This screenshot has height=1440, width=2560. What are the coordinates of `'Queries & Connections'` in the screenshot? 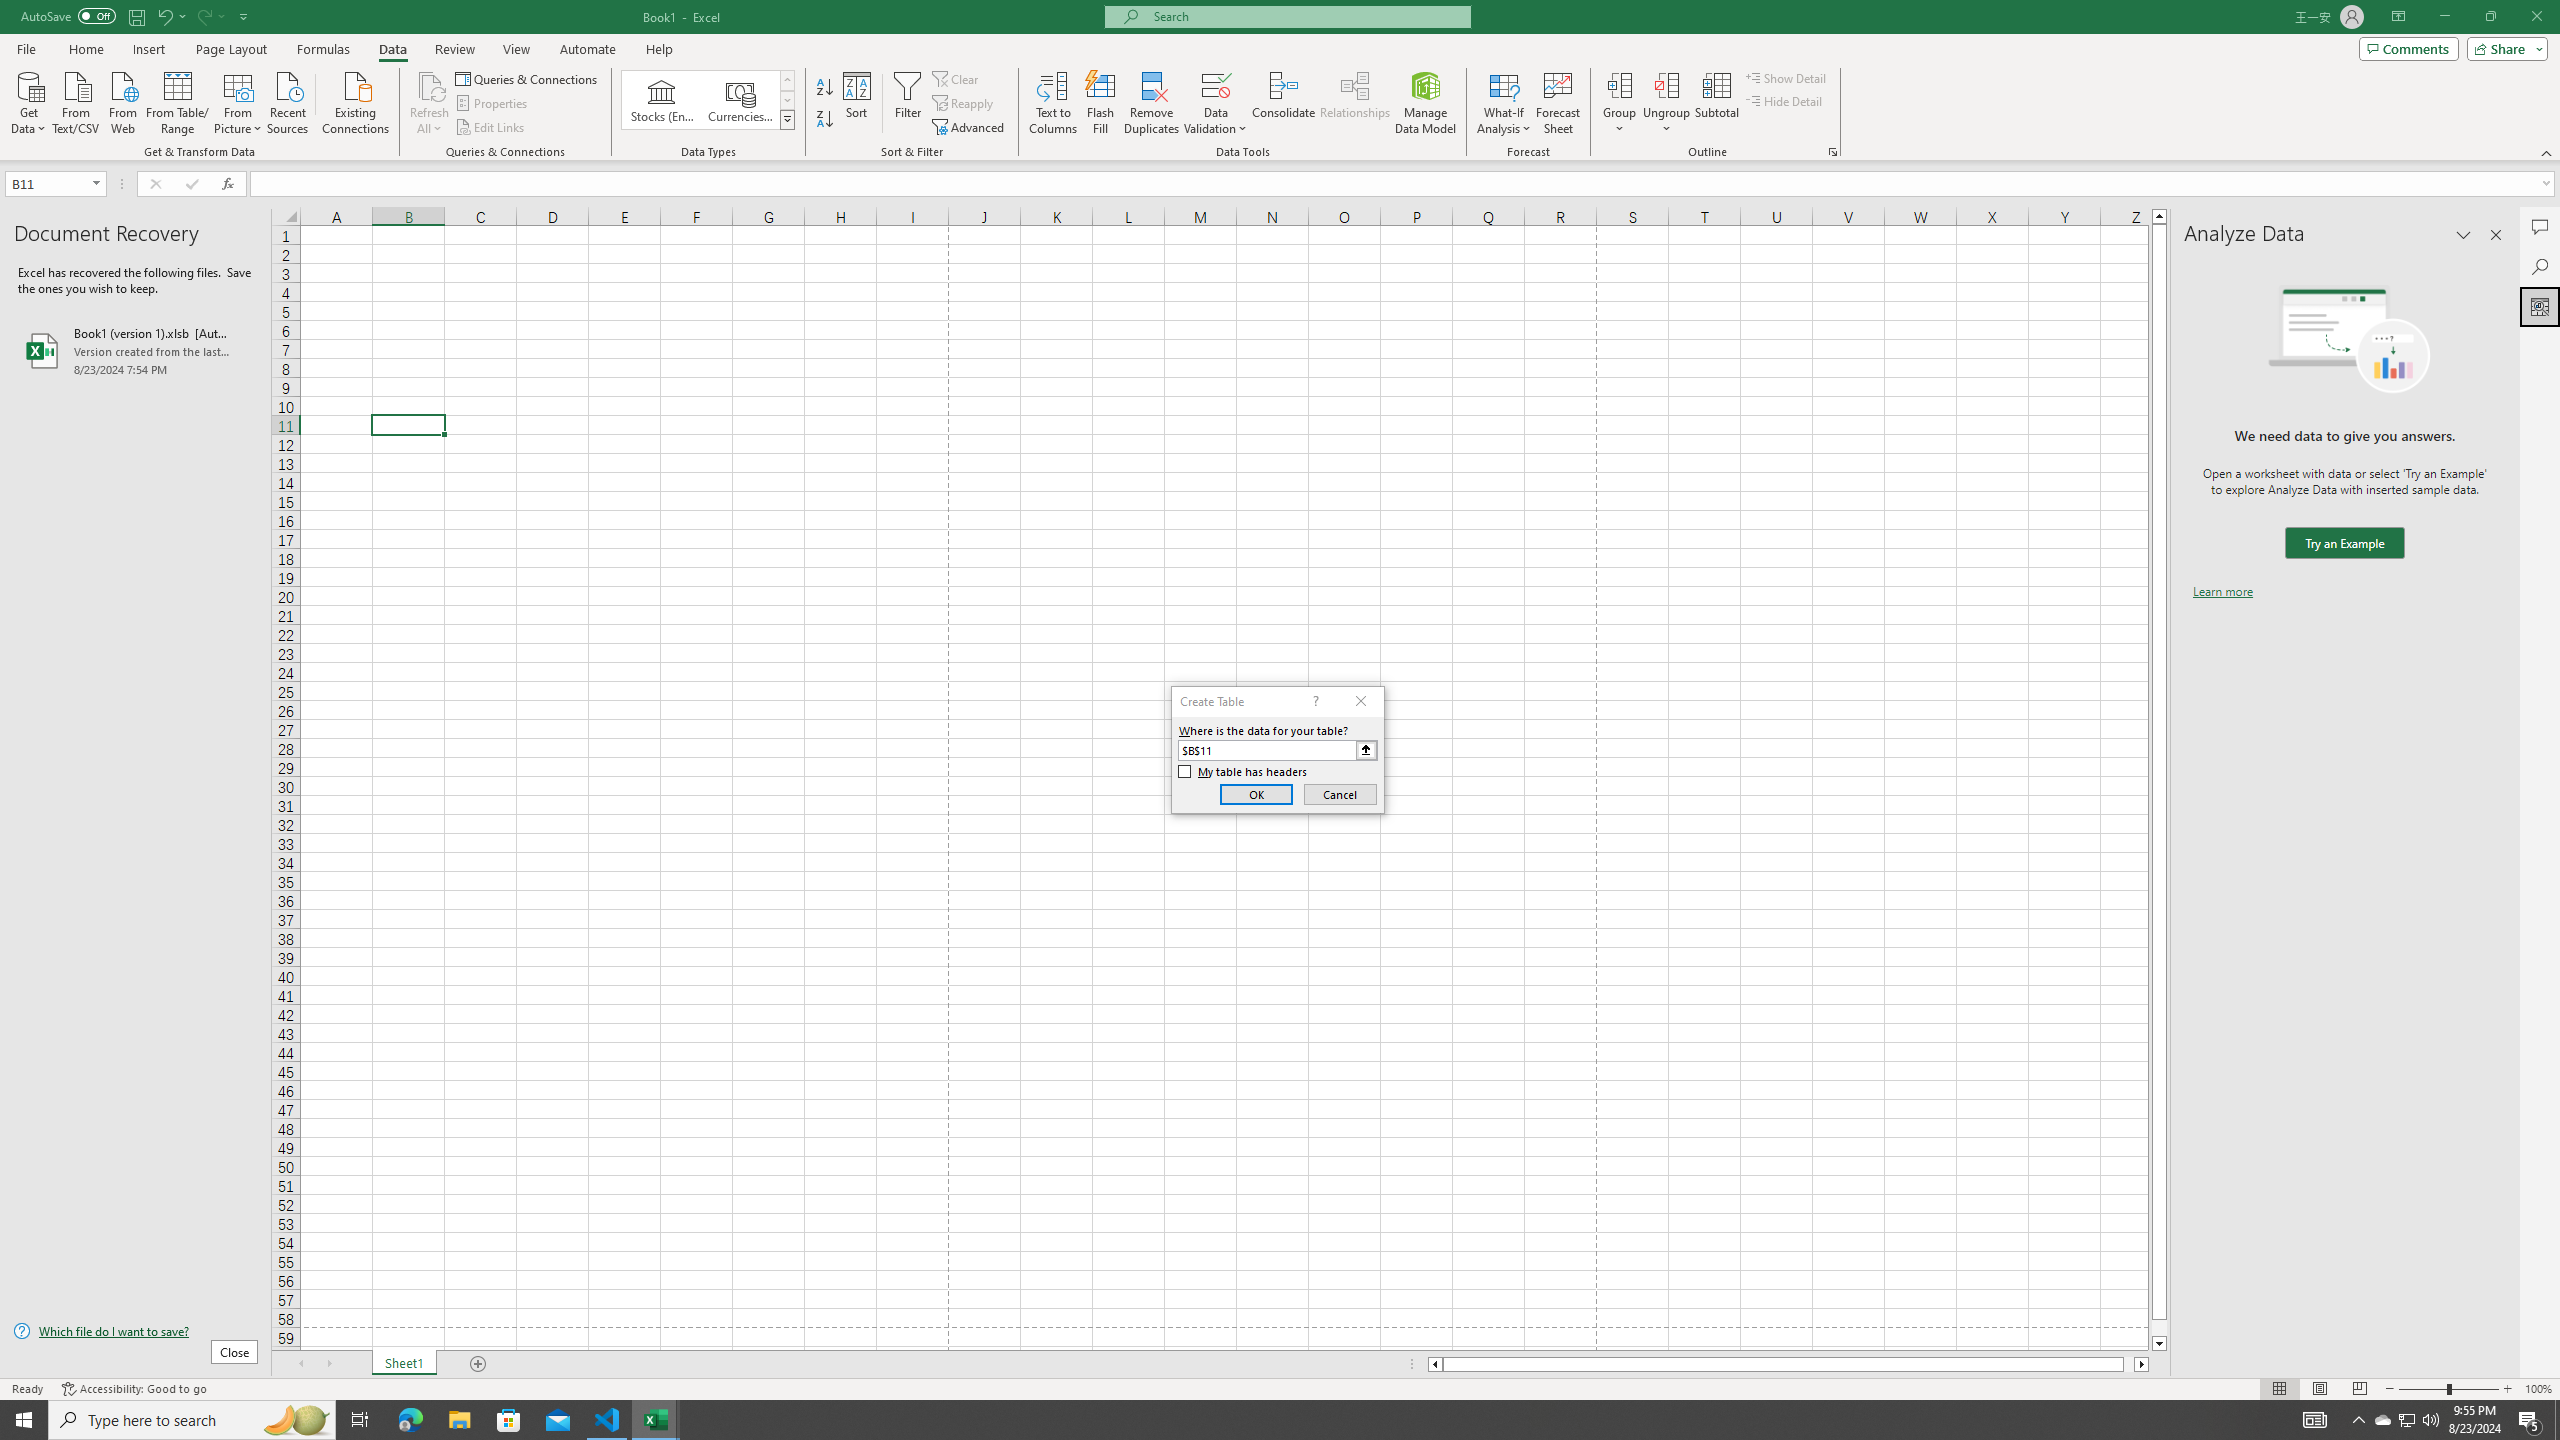 It's located at (527, 78).